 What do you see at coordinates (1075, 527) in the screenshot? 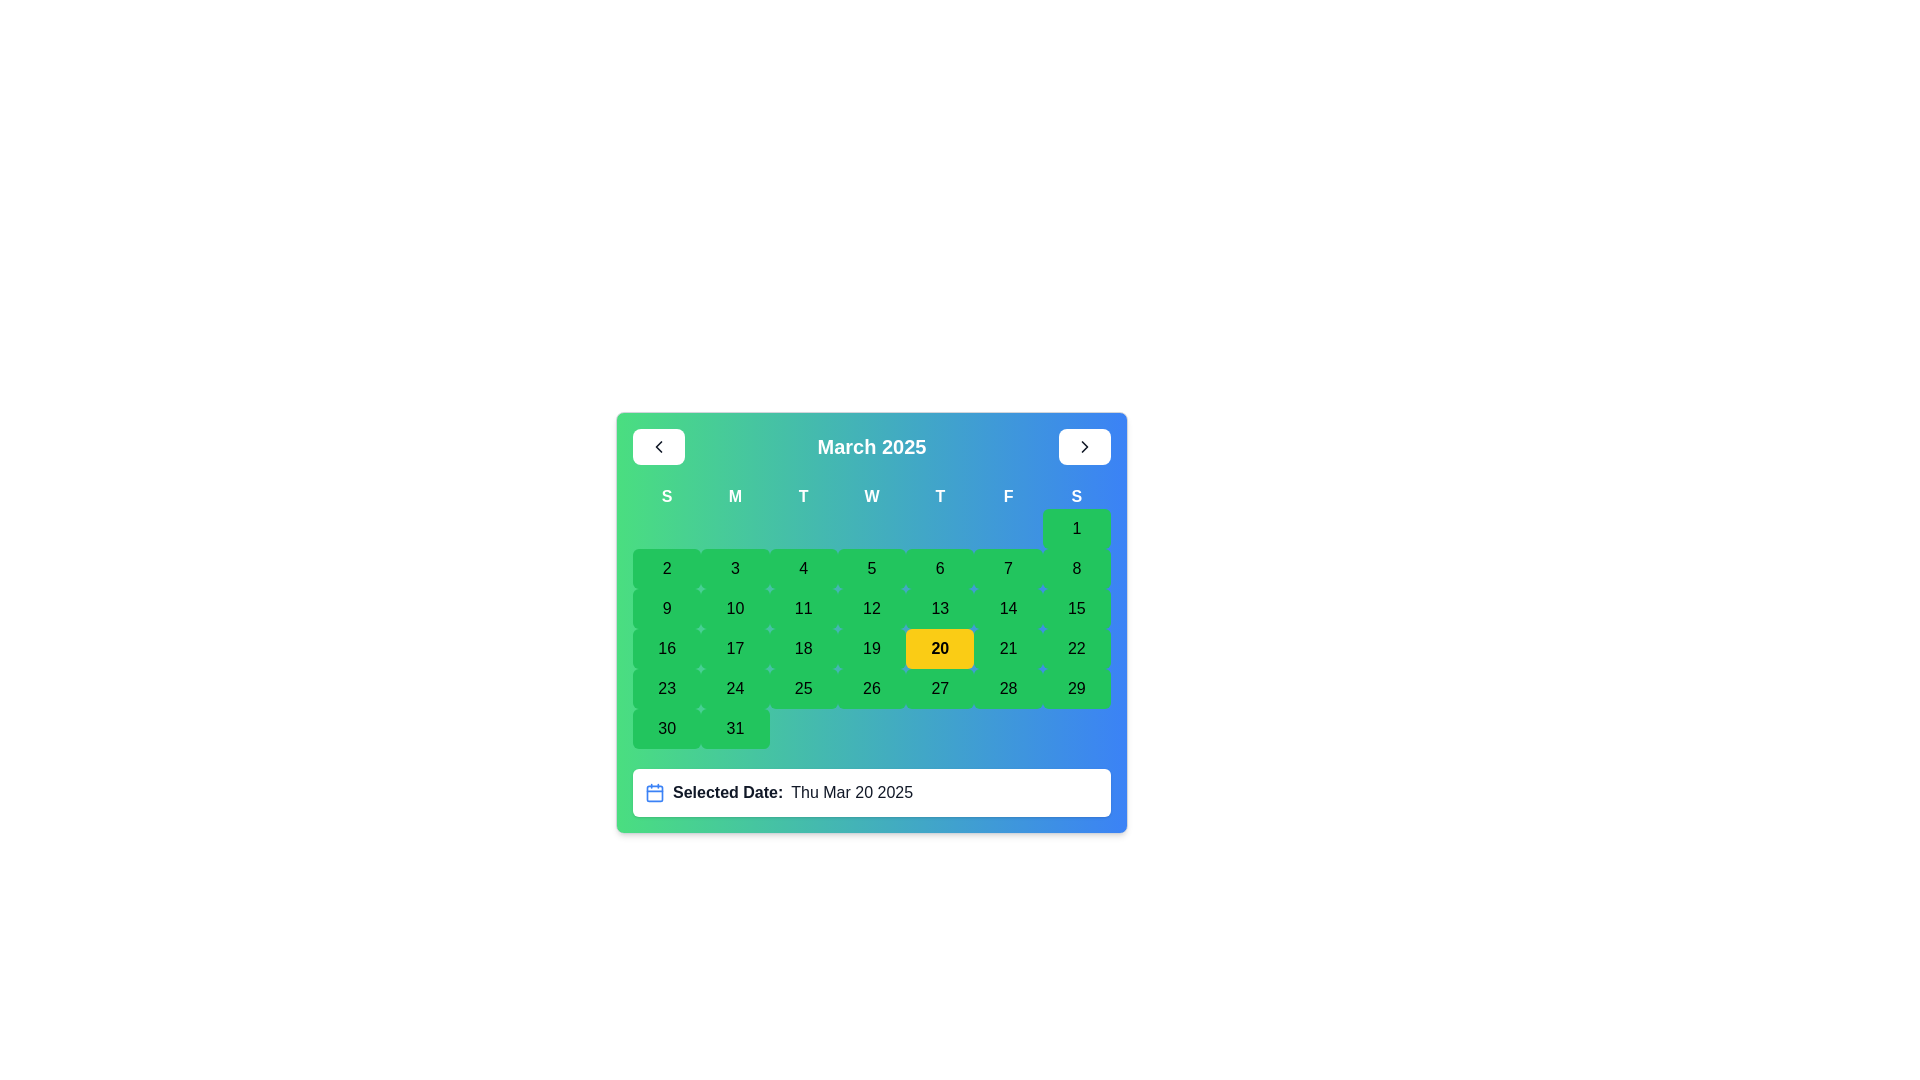
I see `the calendar button representing the date '1' located in the first row and seventh column under the 'S' header for Saturday` at bounding box center [1075, 527].